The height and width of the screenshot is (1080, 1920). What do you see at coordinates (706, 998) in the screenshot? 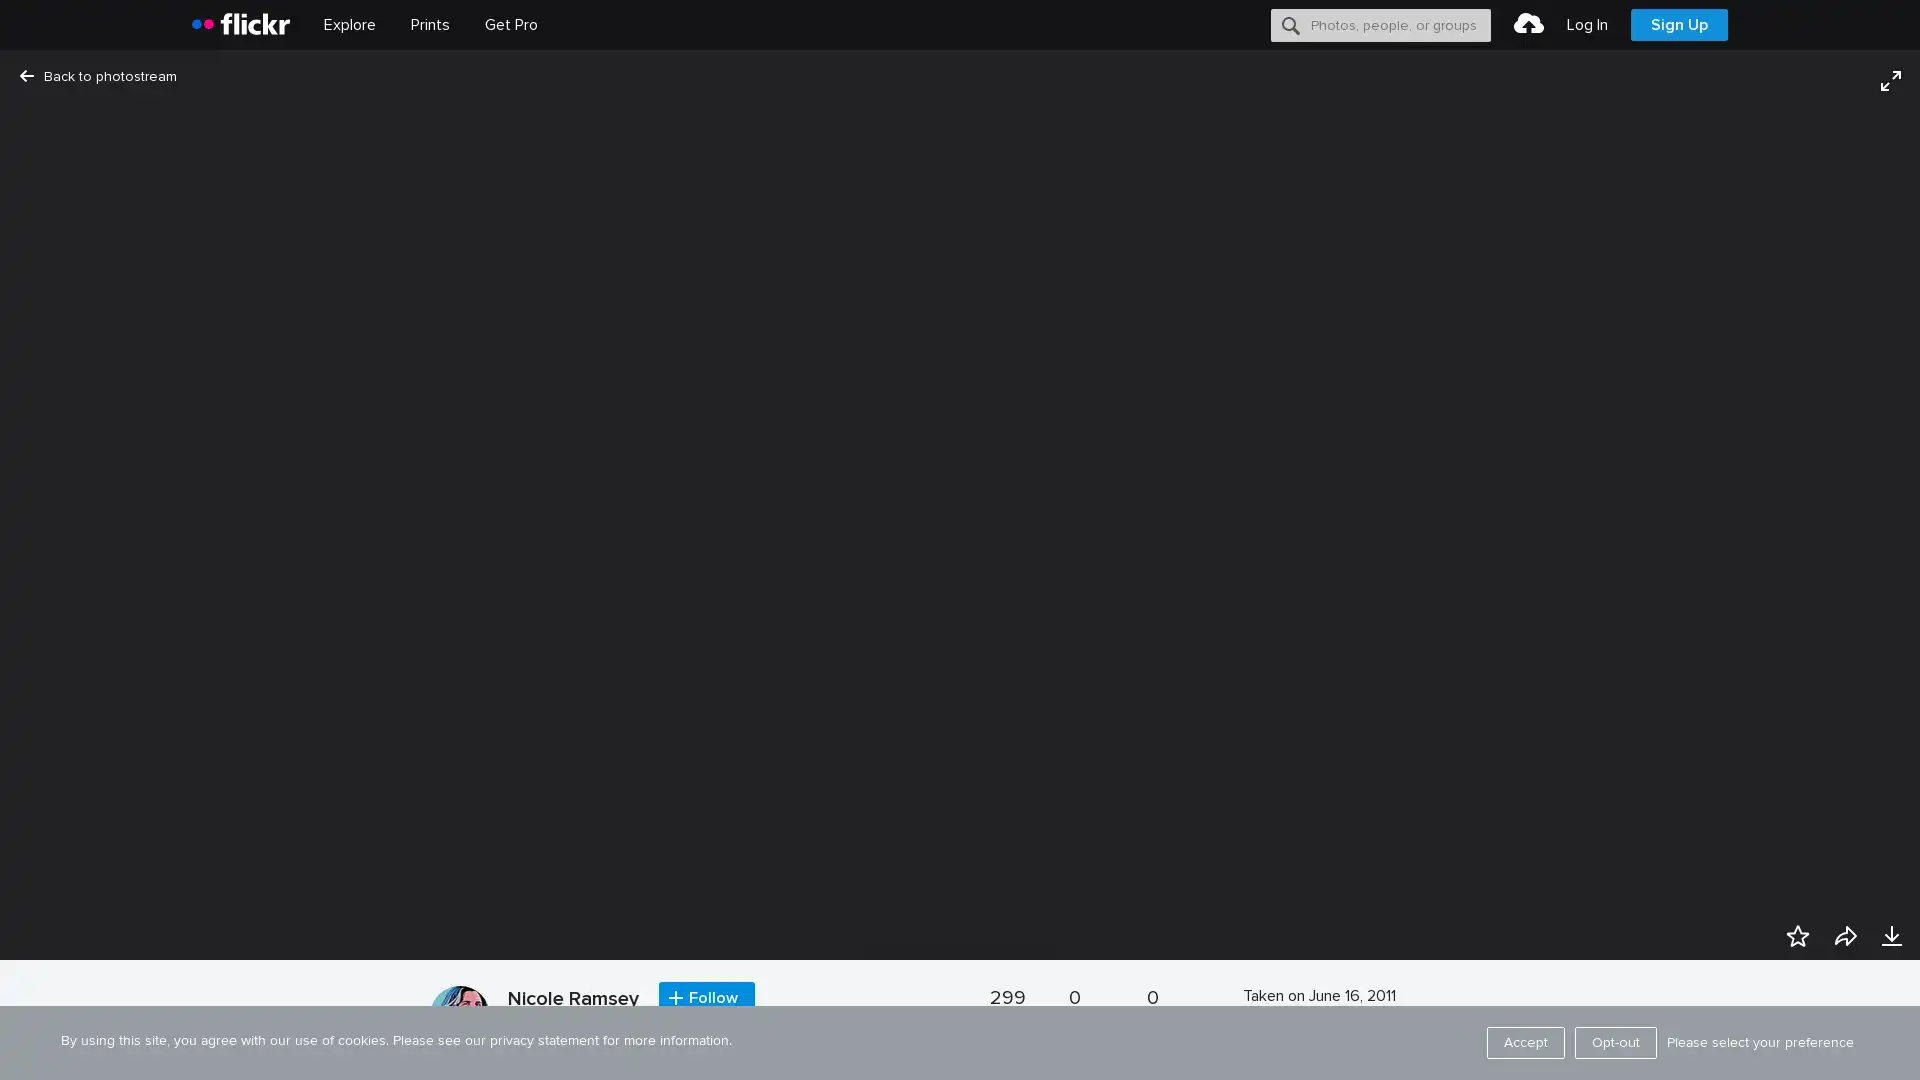
I see `Follow` at bounding box center [706, 998].